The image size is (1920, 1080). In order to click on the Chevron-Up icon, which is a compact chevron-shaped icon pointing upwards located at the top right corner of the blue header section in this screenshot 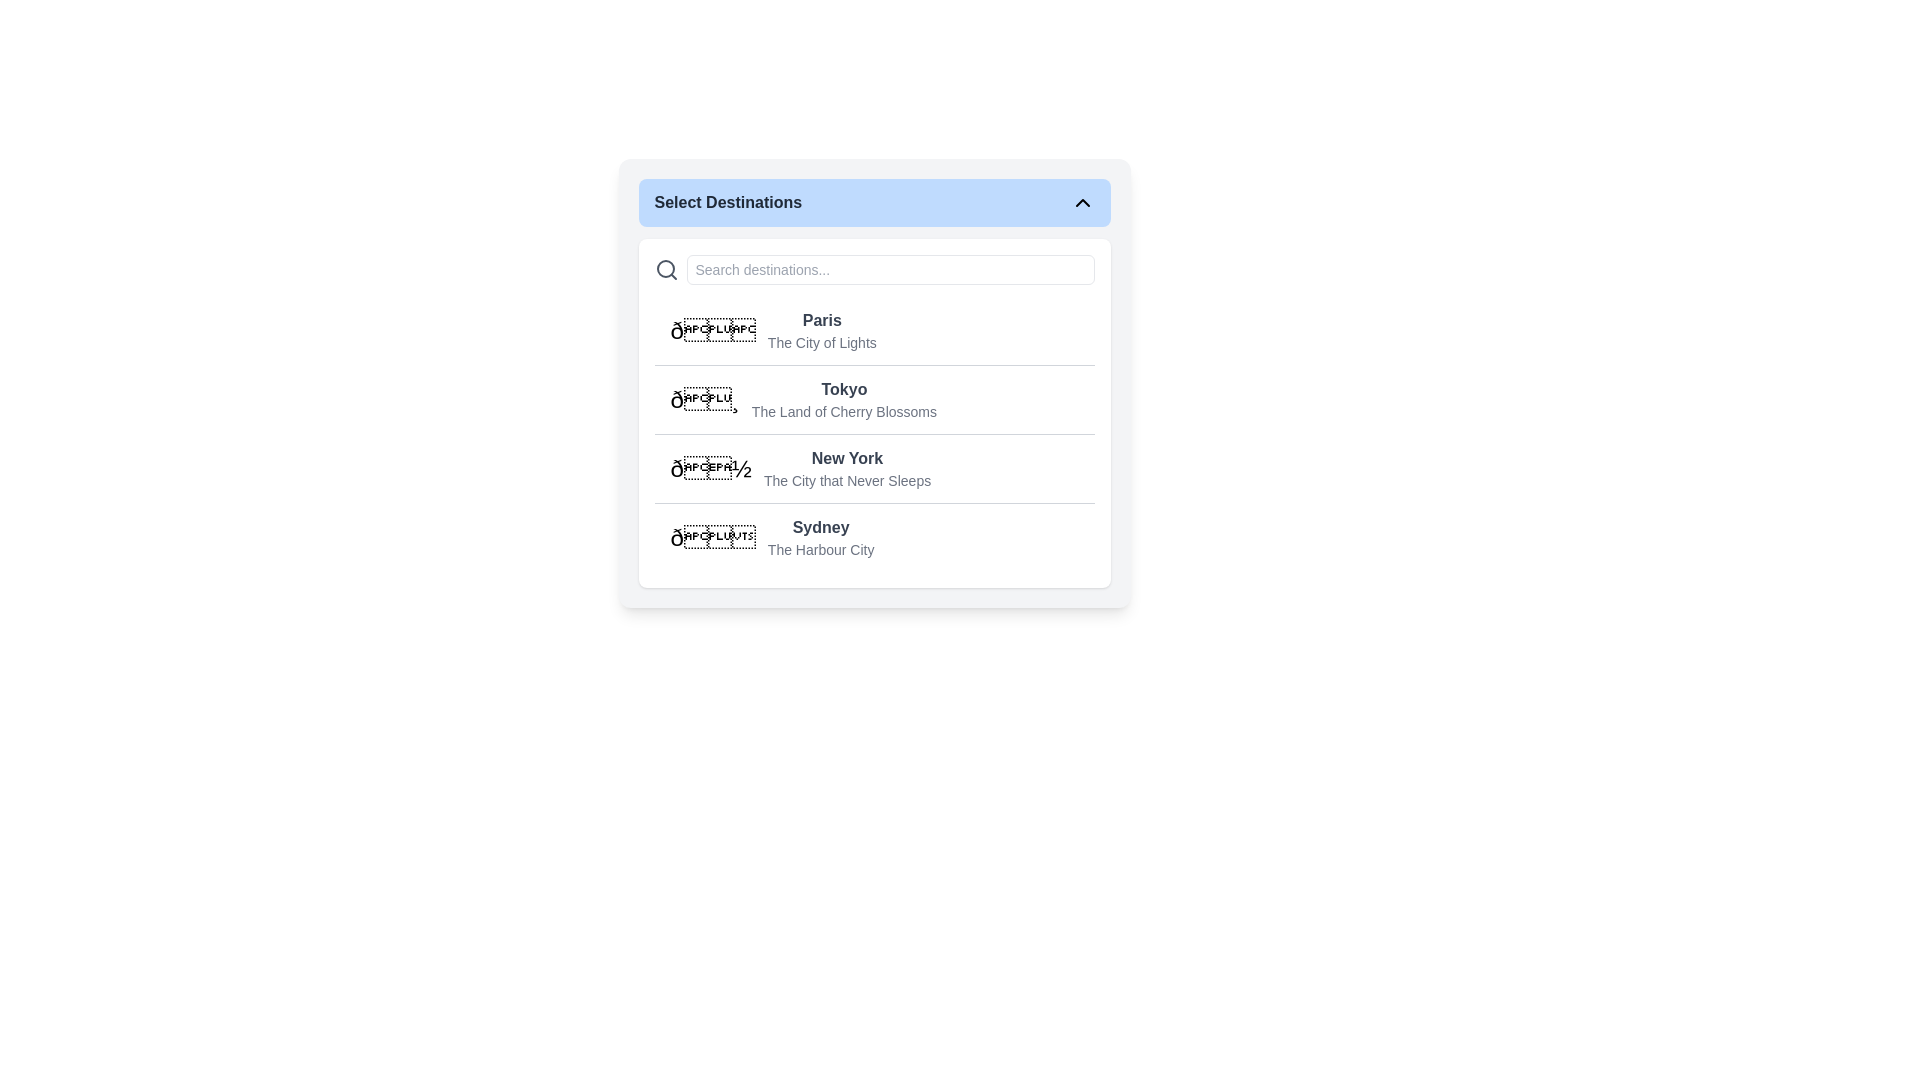, I will do `click(1081, 203)`.